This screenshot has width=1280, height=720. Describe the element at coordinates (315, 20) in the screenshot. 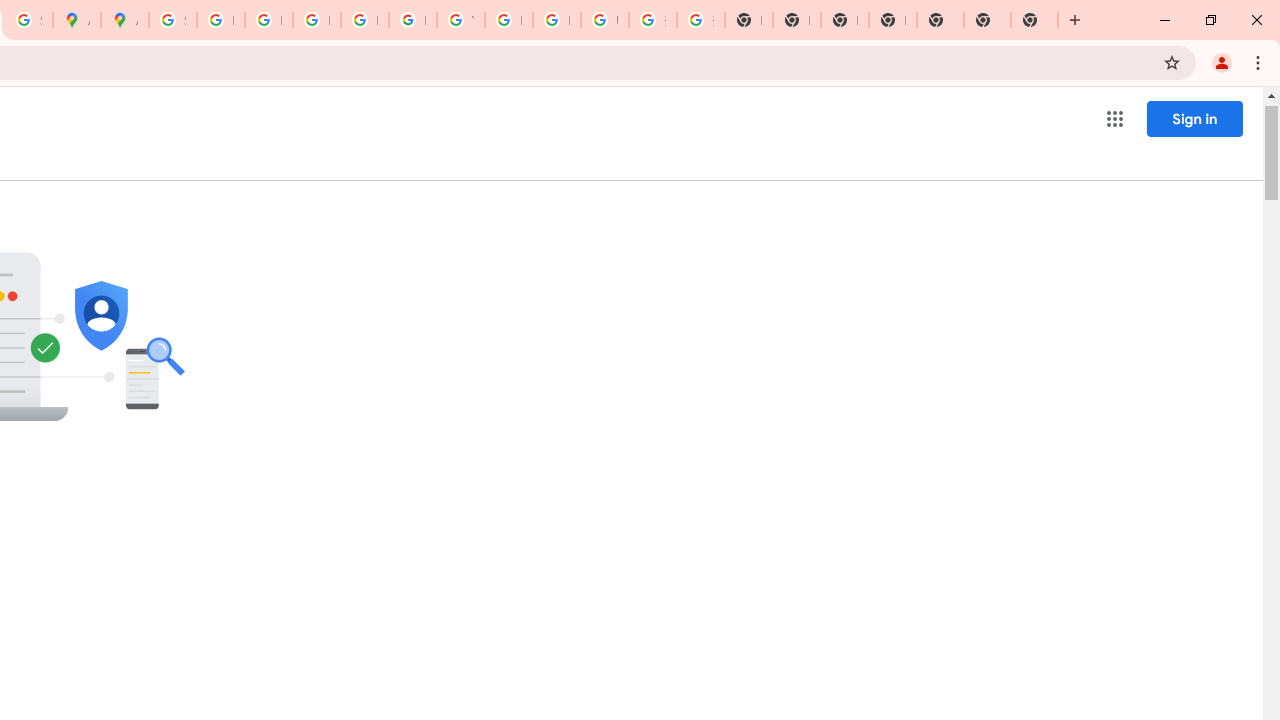

I see `'Privacy Help Center - Policies Help'` at that location.